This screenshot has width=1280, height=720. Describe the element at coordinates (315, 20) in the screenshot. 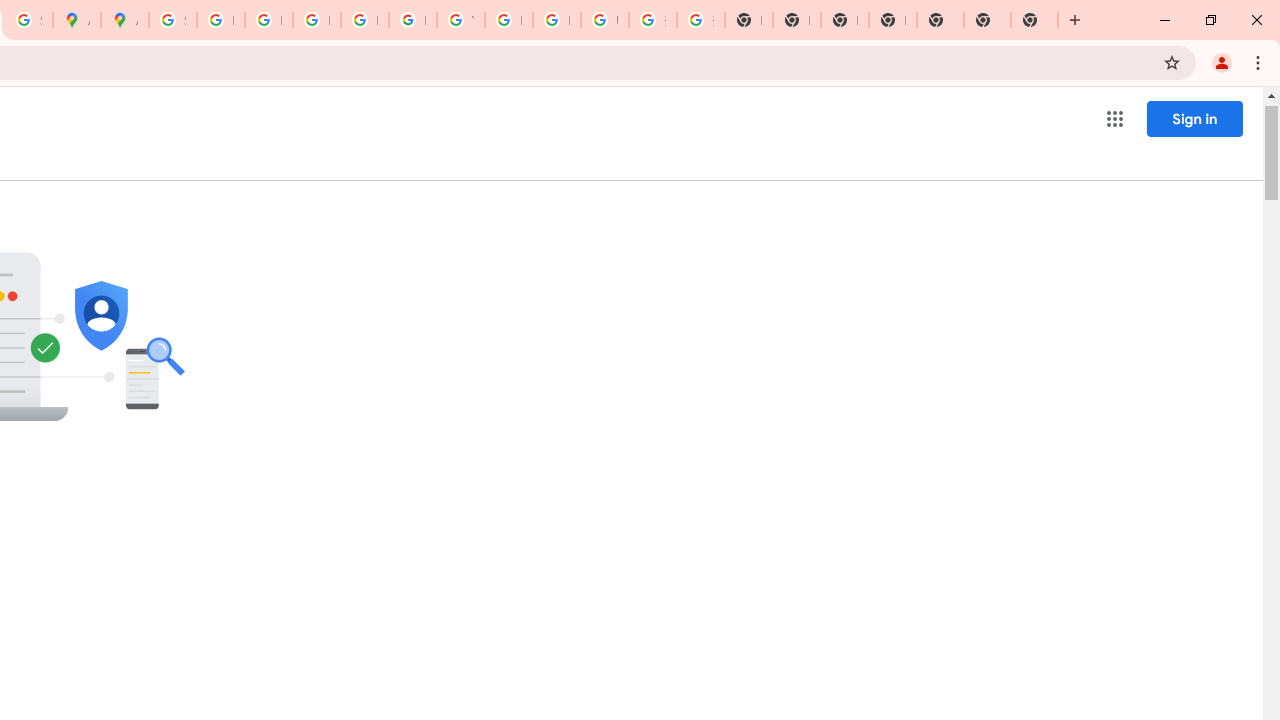

I see `'Privacy Help Center - Policies Help'` at that location.